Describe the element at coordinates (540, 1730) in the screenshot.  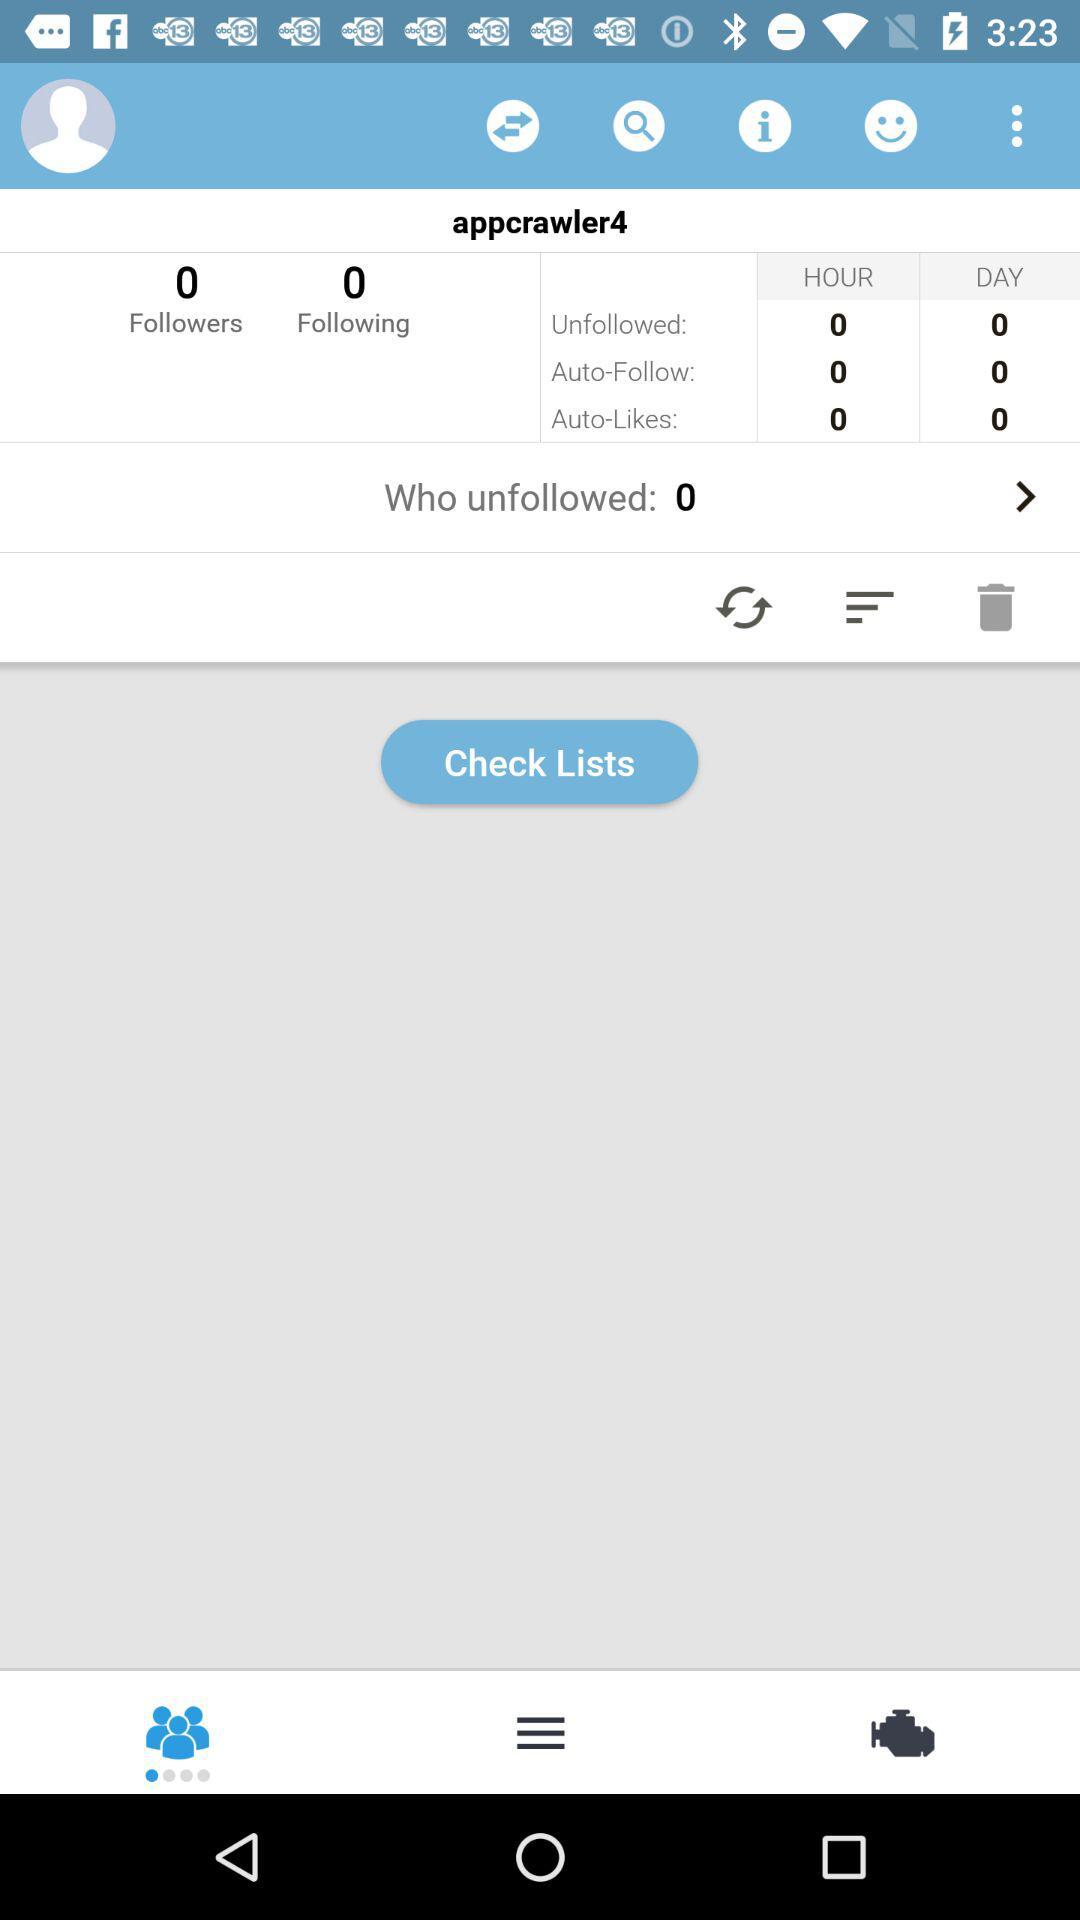
I see `the more icon` at that location.